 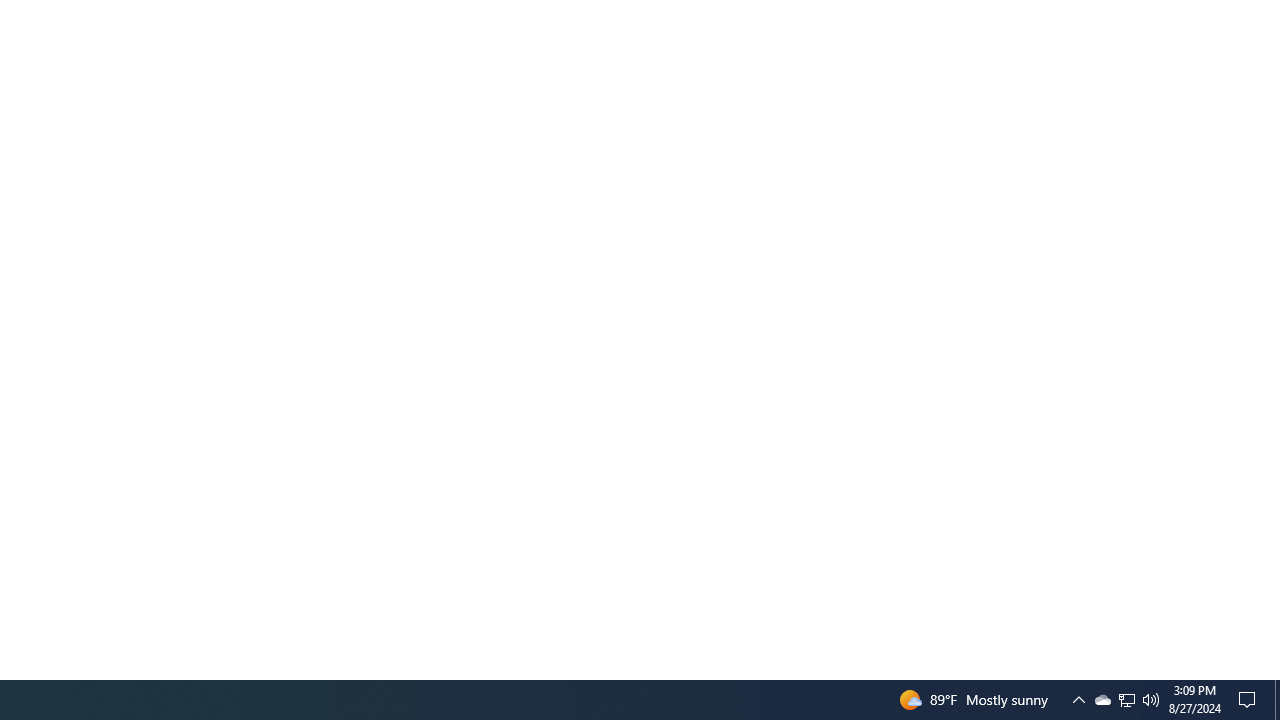 I want to click on 'Q2790: 100%', so click(x=1127, y=698).